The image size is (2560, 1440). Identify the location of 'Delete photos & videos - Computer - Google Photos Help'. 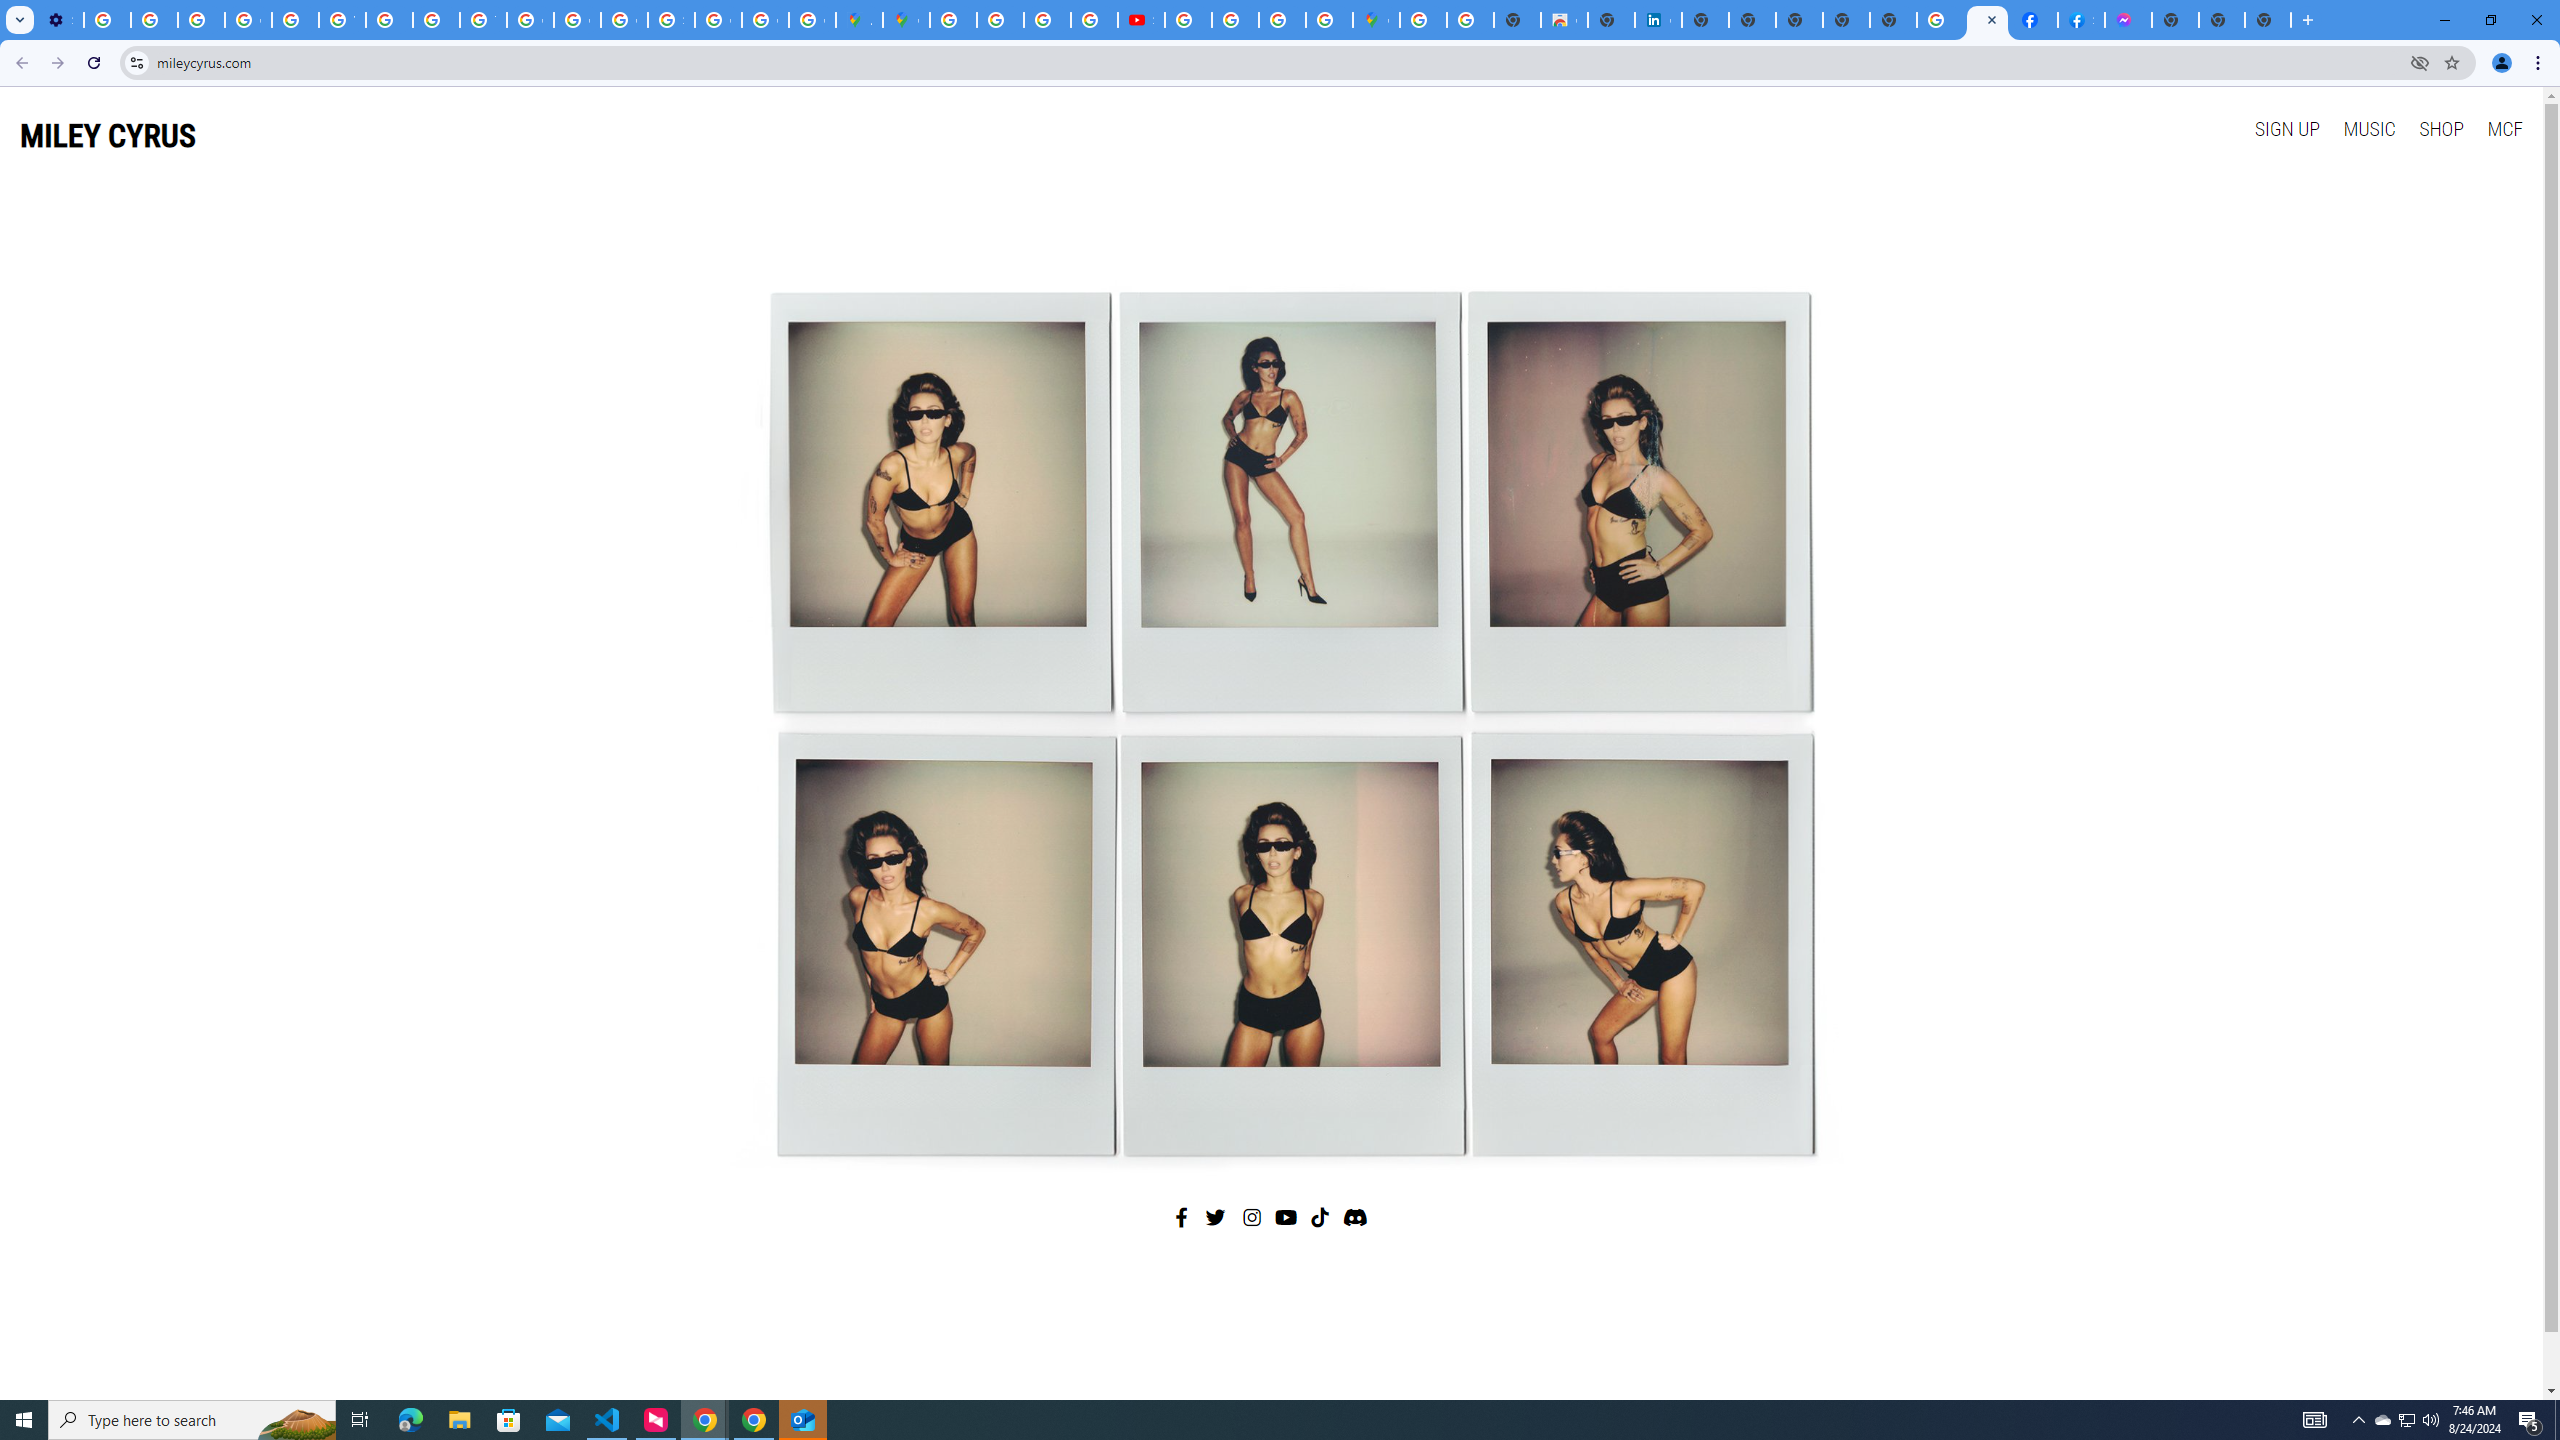
(106, 19).